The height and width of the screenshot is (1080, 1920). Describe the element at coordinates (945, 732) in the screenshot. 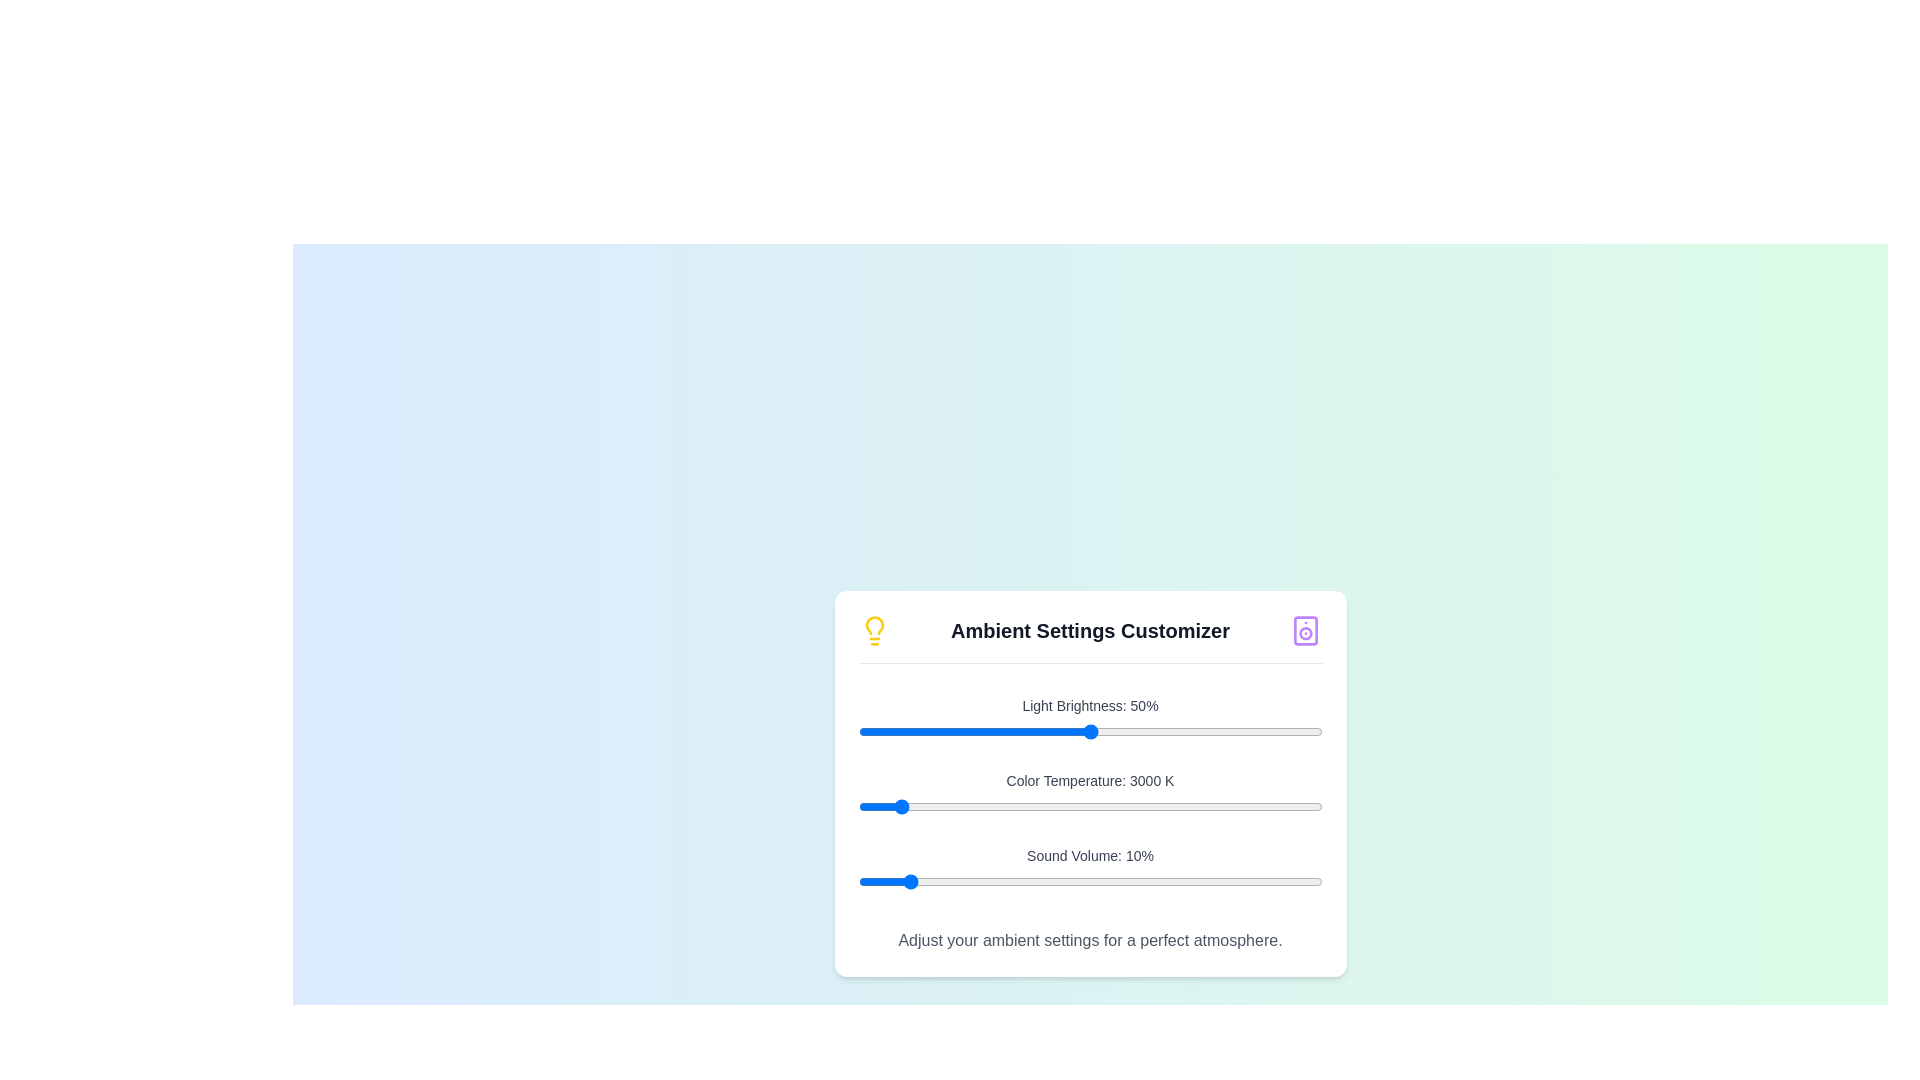

I see `the light brightness` at that location.